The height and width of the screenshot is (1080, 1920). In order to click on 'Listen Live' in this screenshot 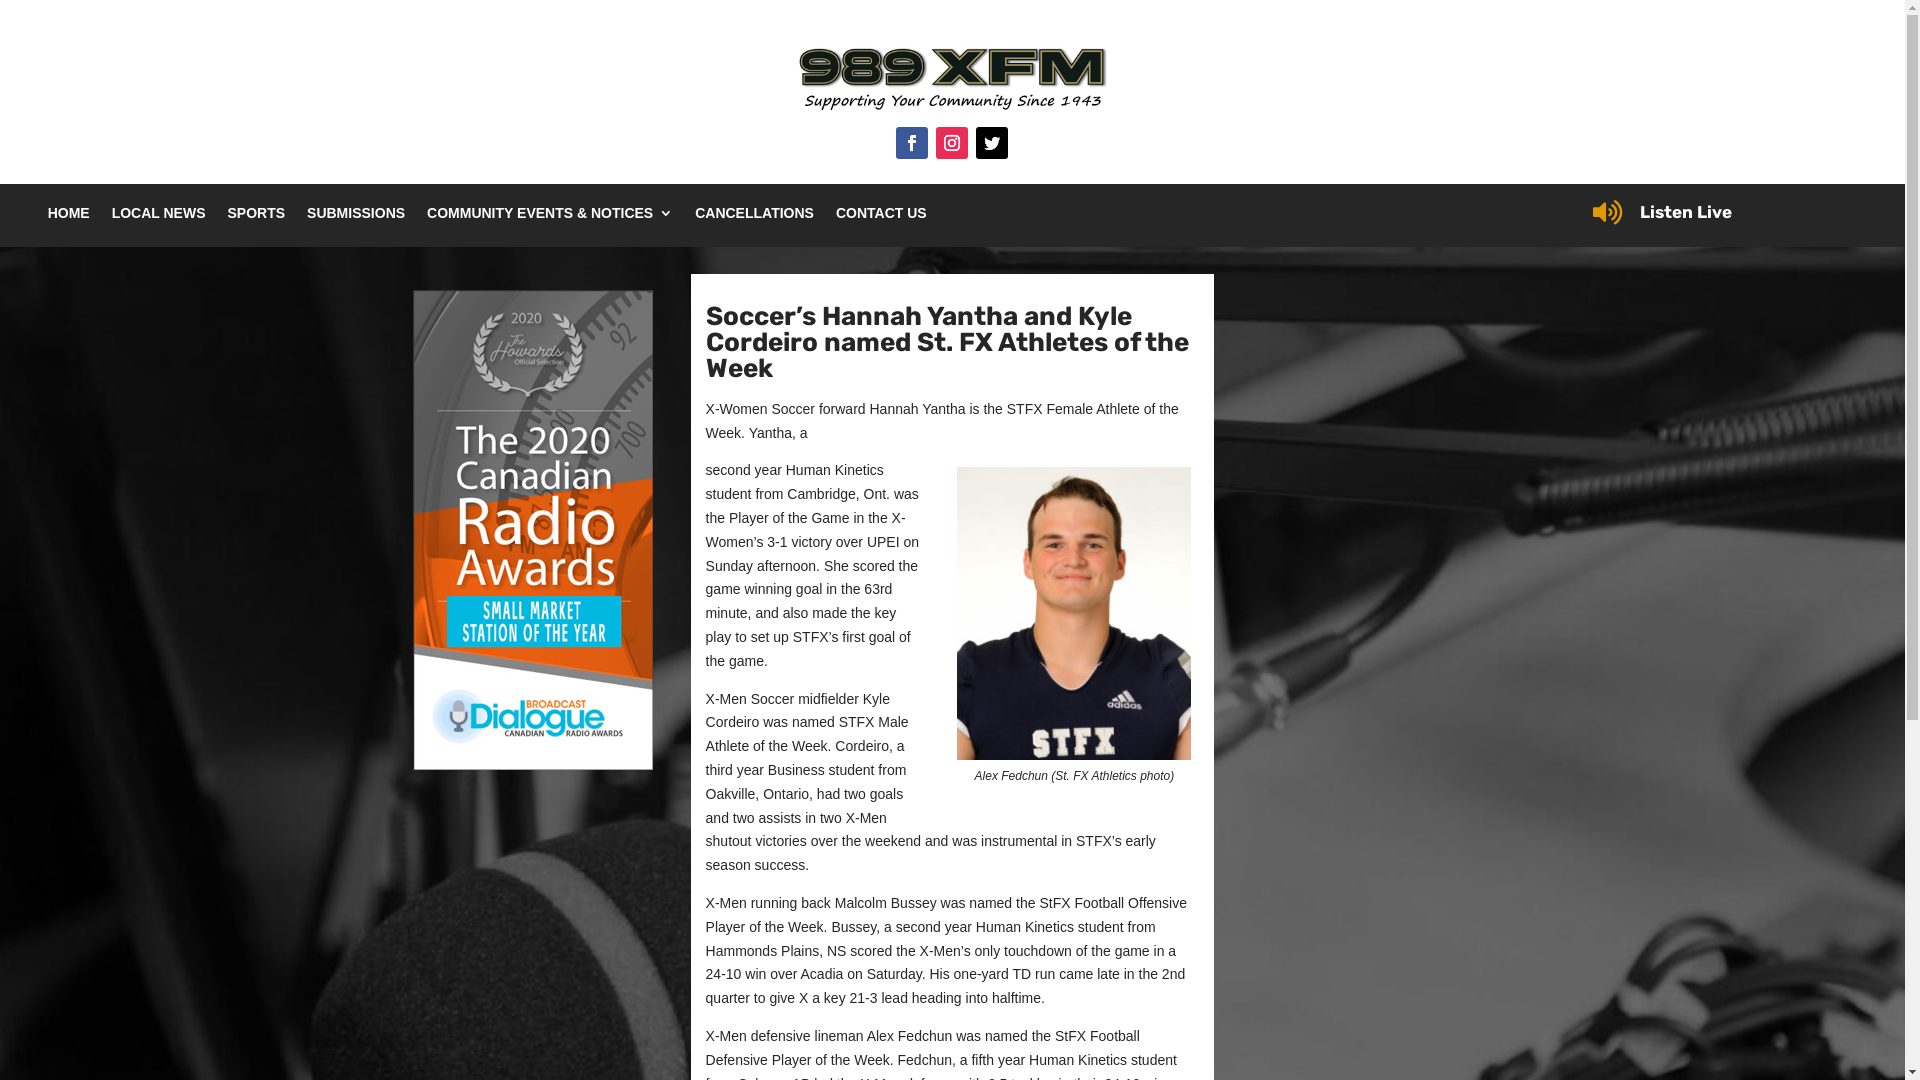, I will do `click(1640, 212)`.